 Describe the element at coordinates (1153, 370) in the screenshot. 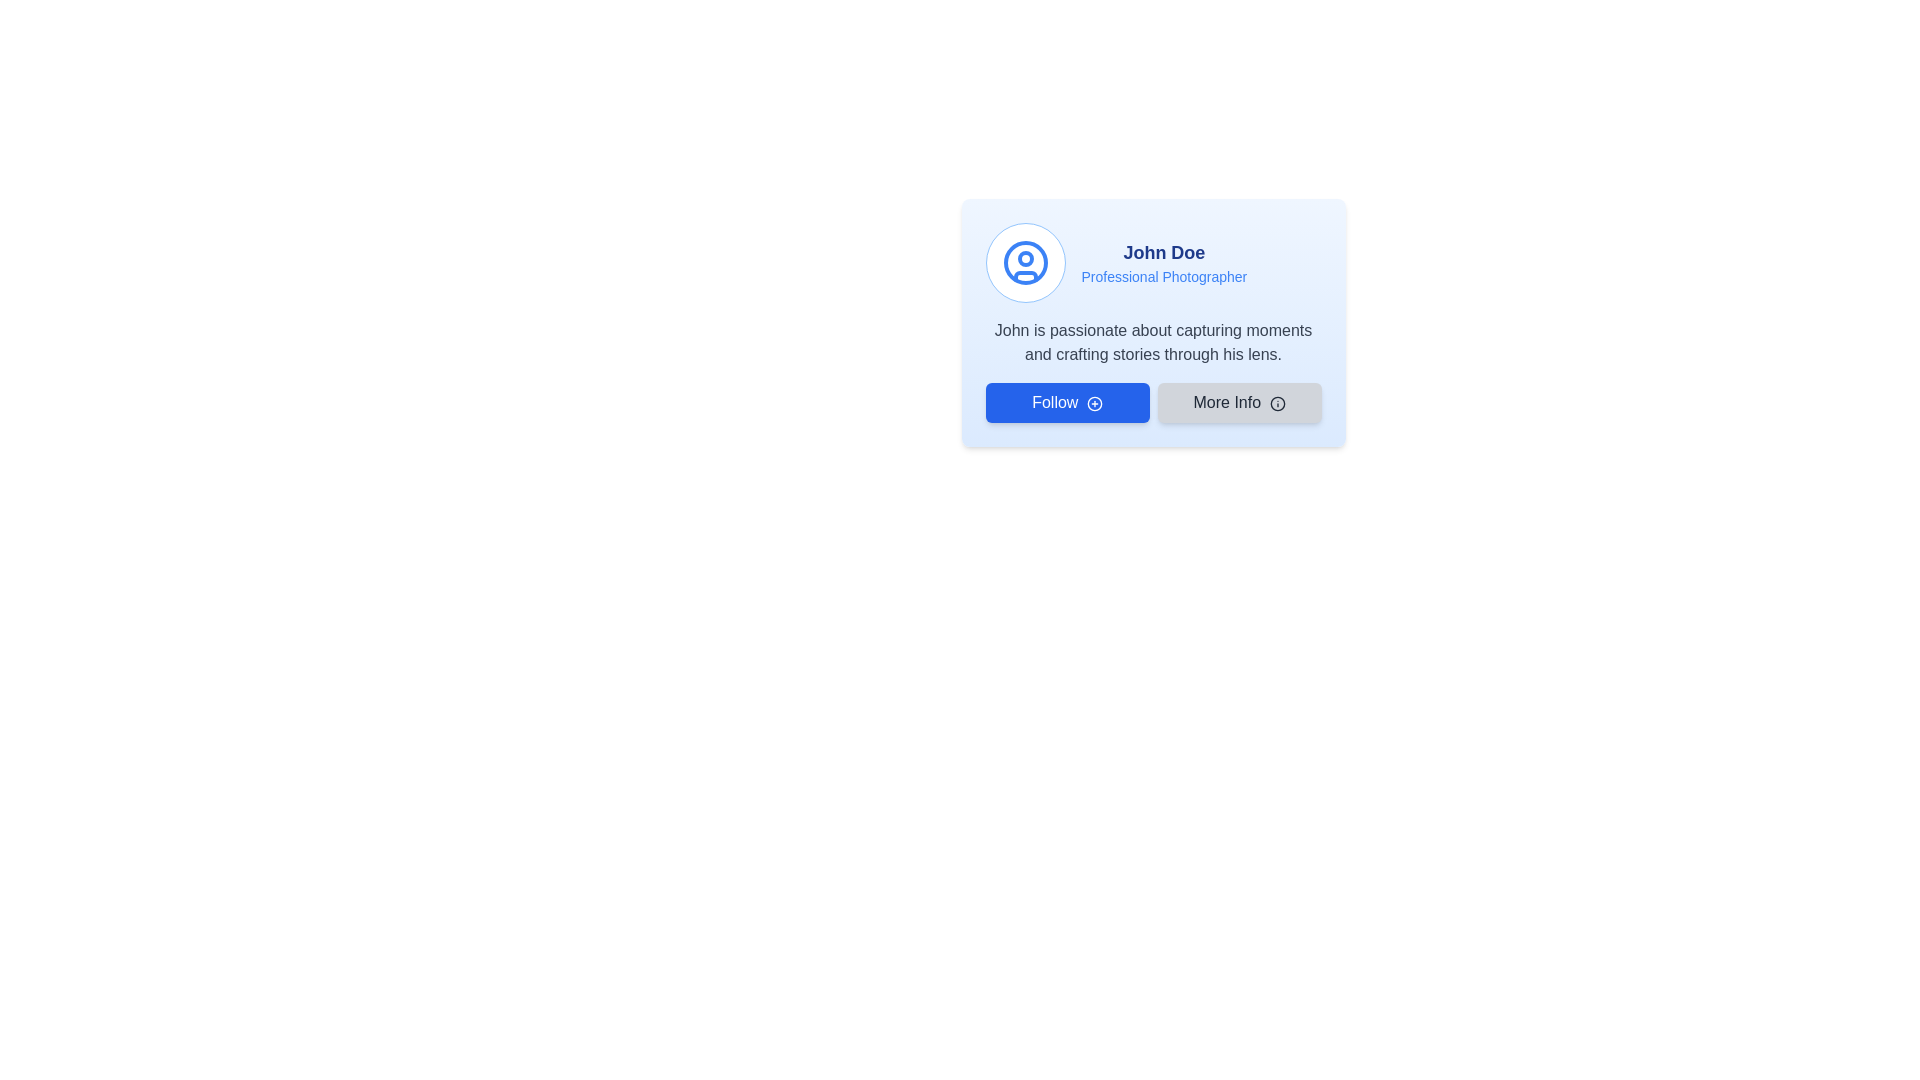

I see `the 'Follow' button on the Composite UI Component that displays information about the professional's passion, located below the professional's name and title` at that location.